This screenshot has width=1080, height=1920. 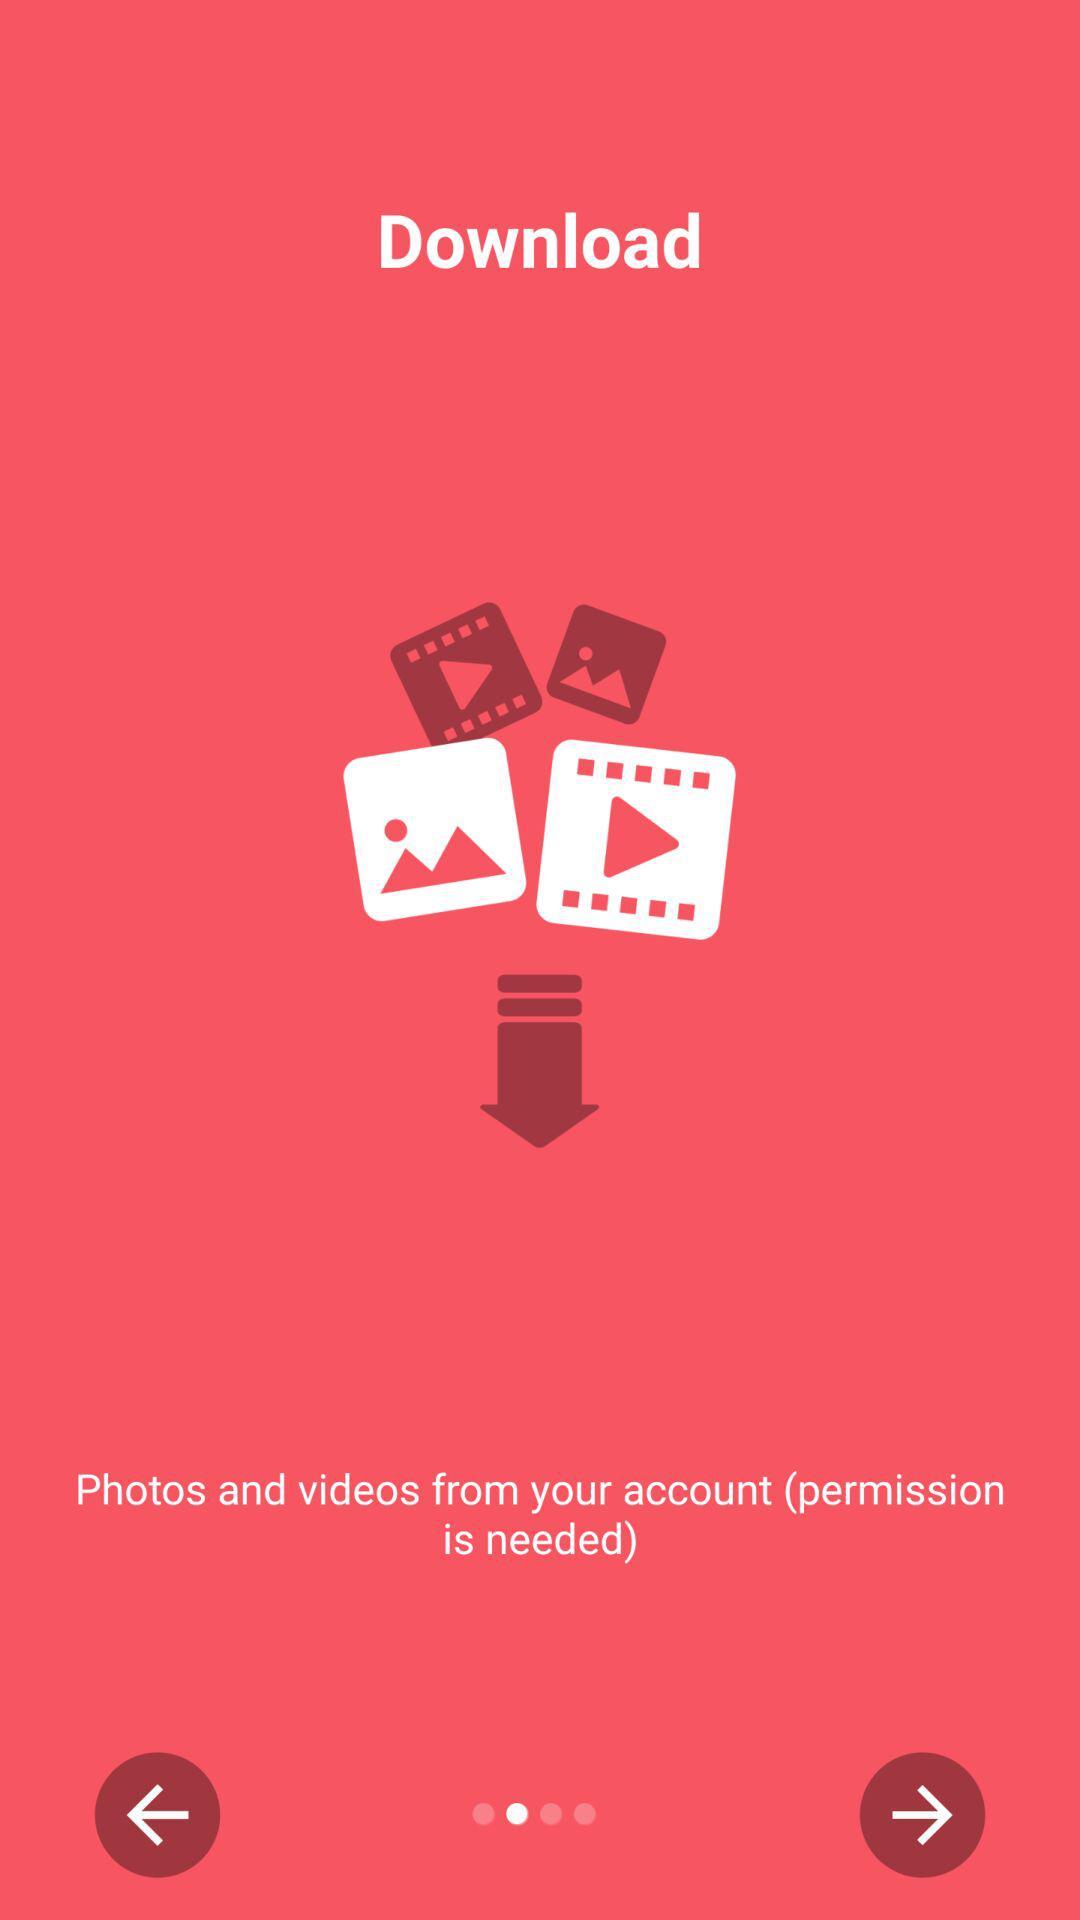 What do you see at coordinates (922, 1814) in the screenshot?
I see `next` at bounding box center [922, 1814].